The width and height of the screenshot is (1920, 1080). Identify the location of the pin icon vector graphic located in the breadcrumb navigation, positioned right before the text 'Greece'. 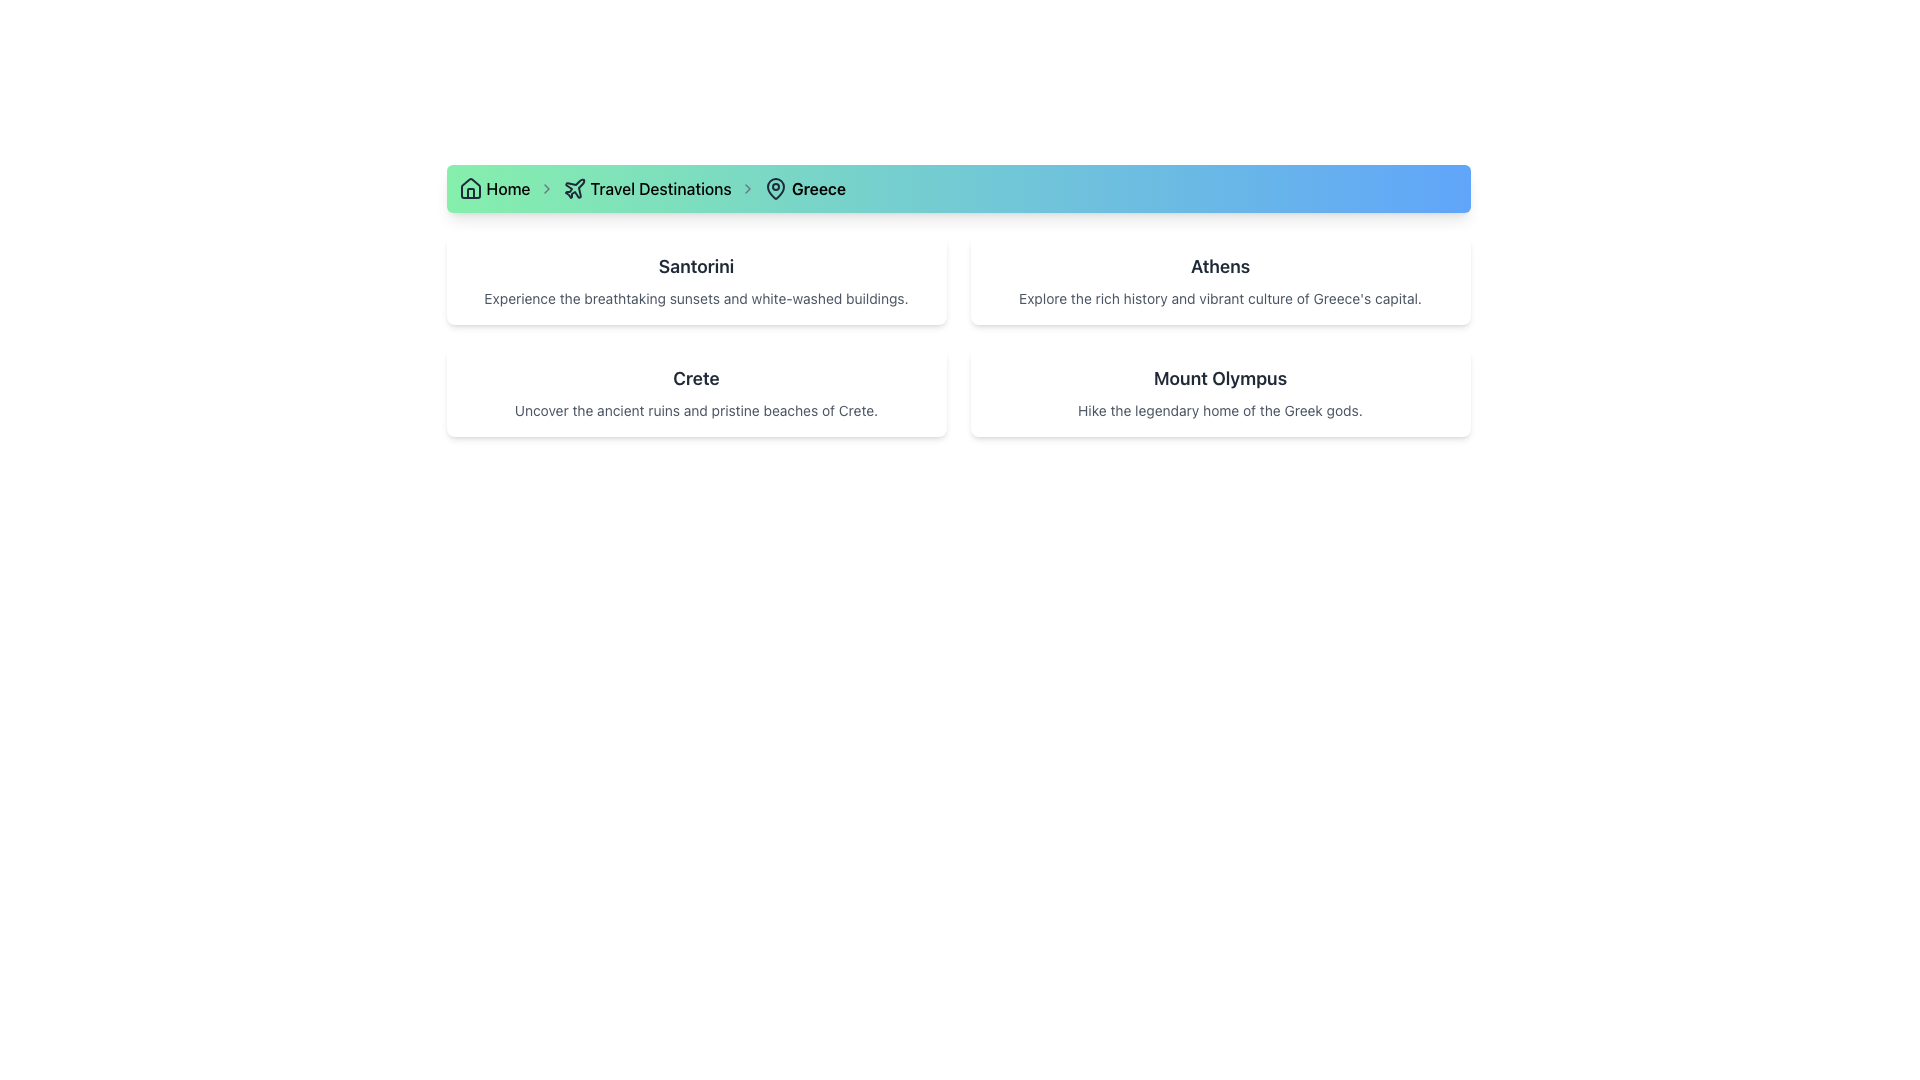
(774, 189).